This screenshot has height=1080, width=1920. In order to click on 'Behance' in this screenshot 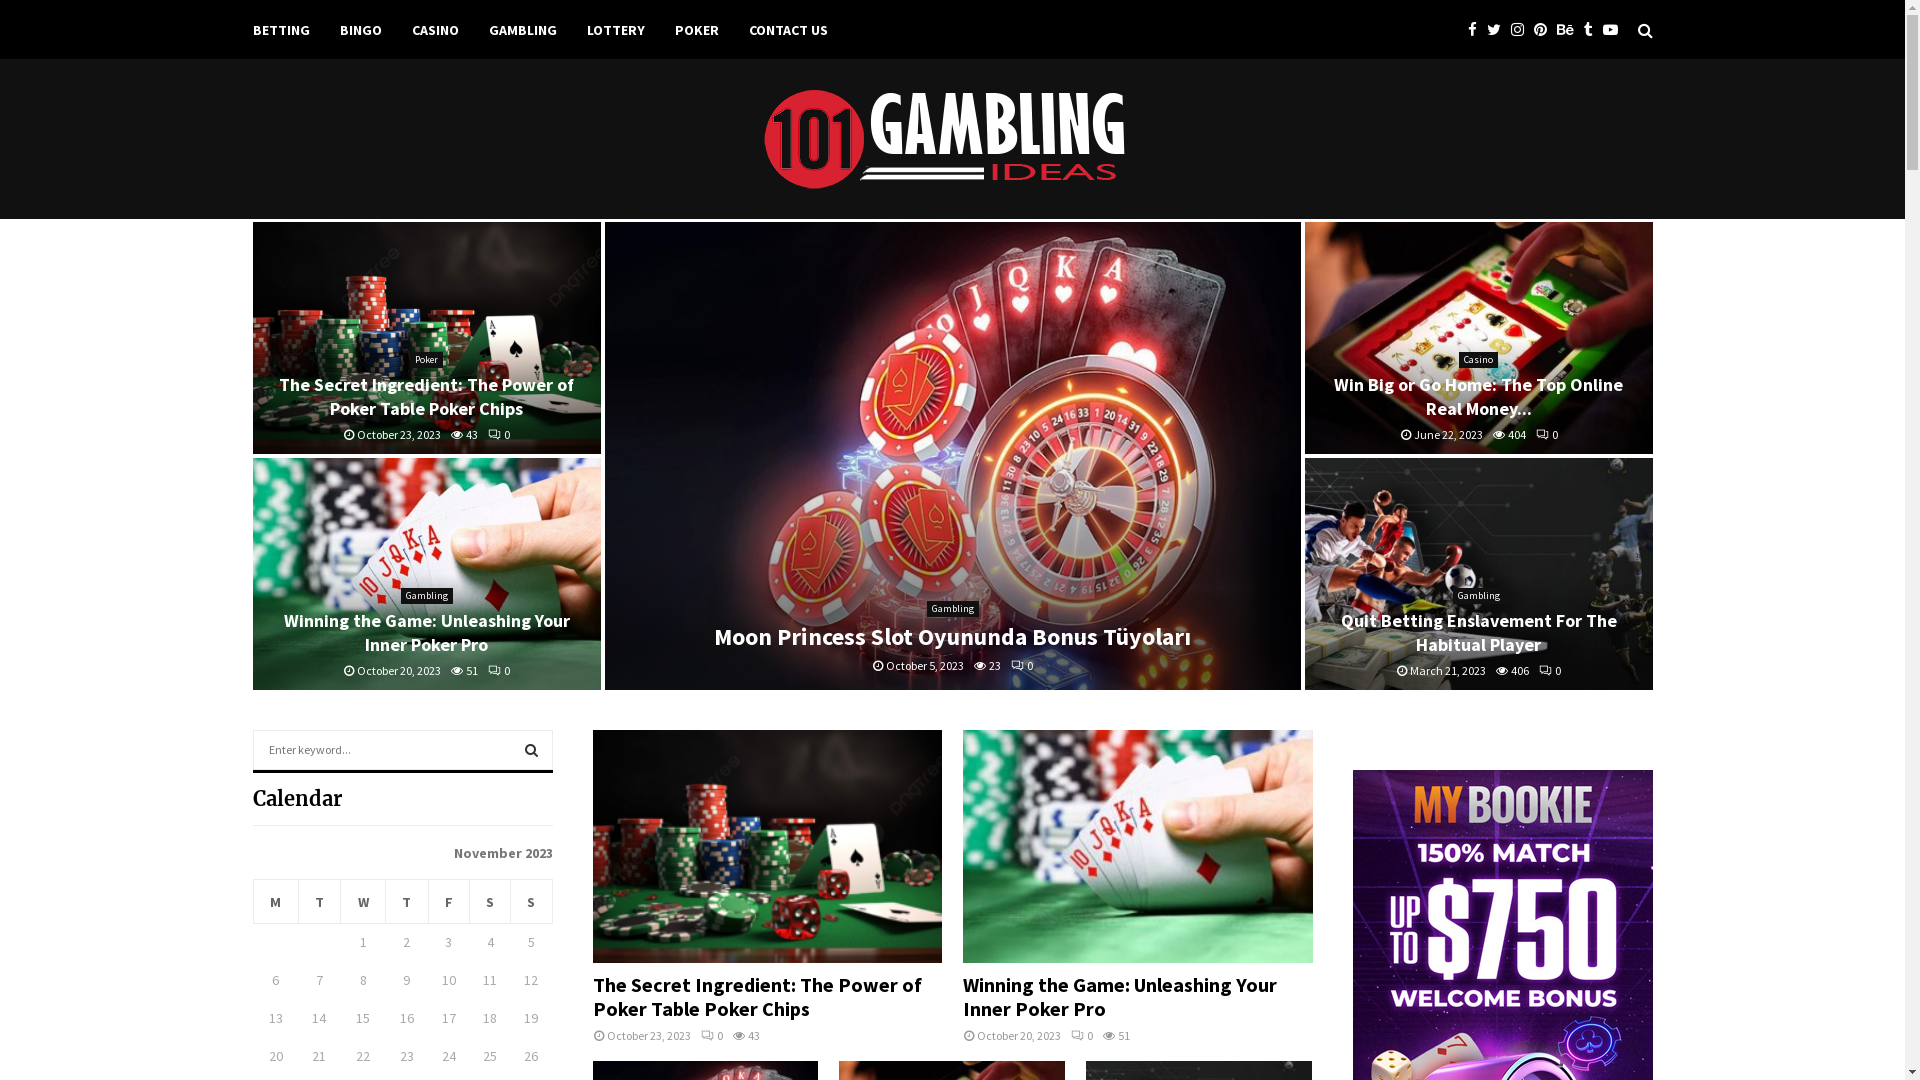, I will do `click(1568, 30)`.